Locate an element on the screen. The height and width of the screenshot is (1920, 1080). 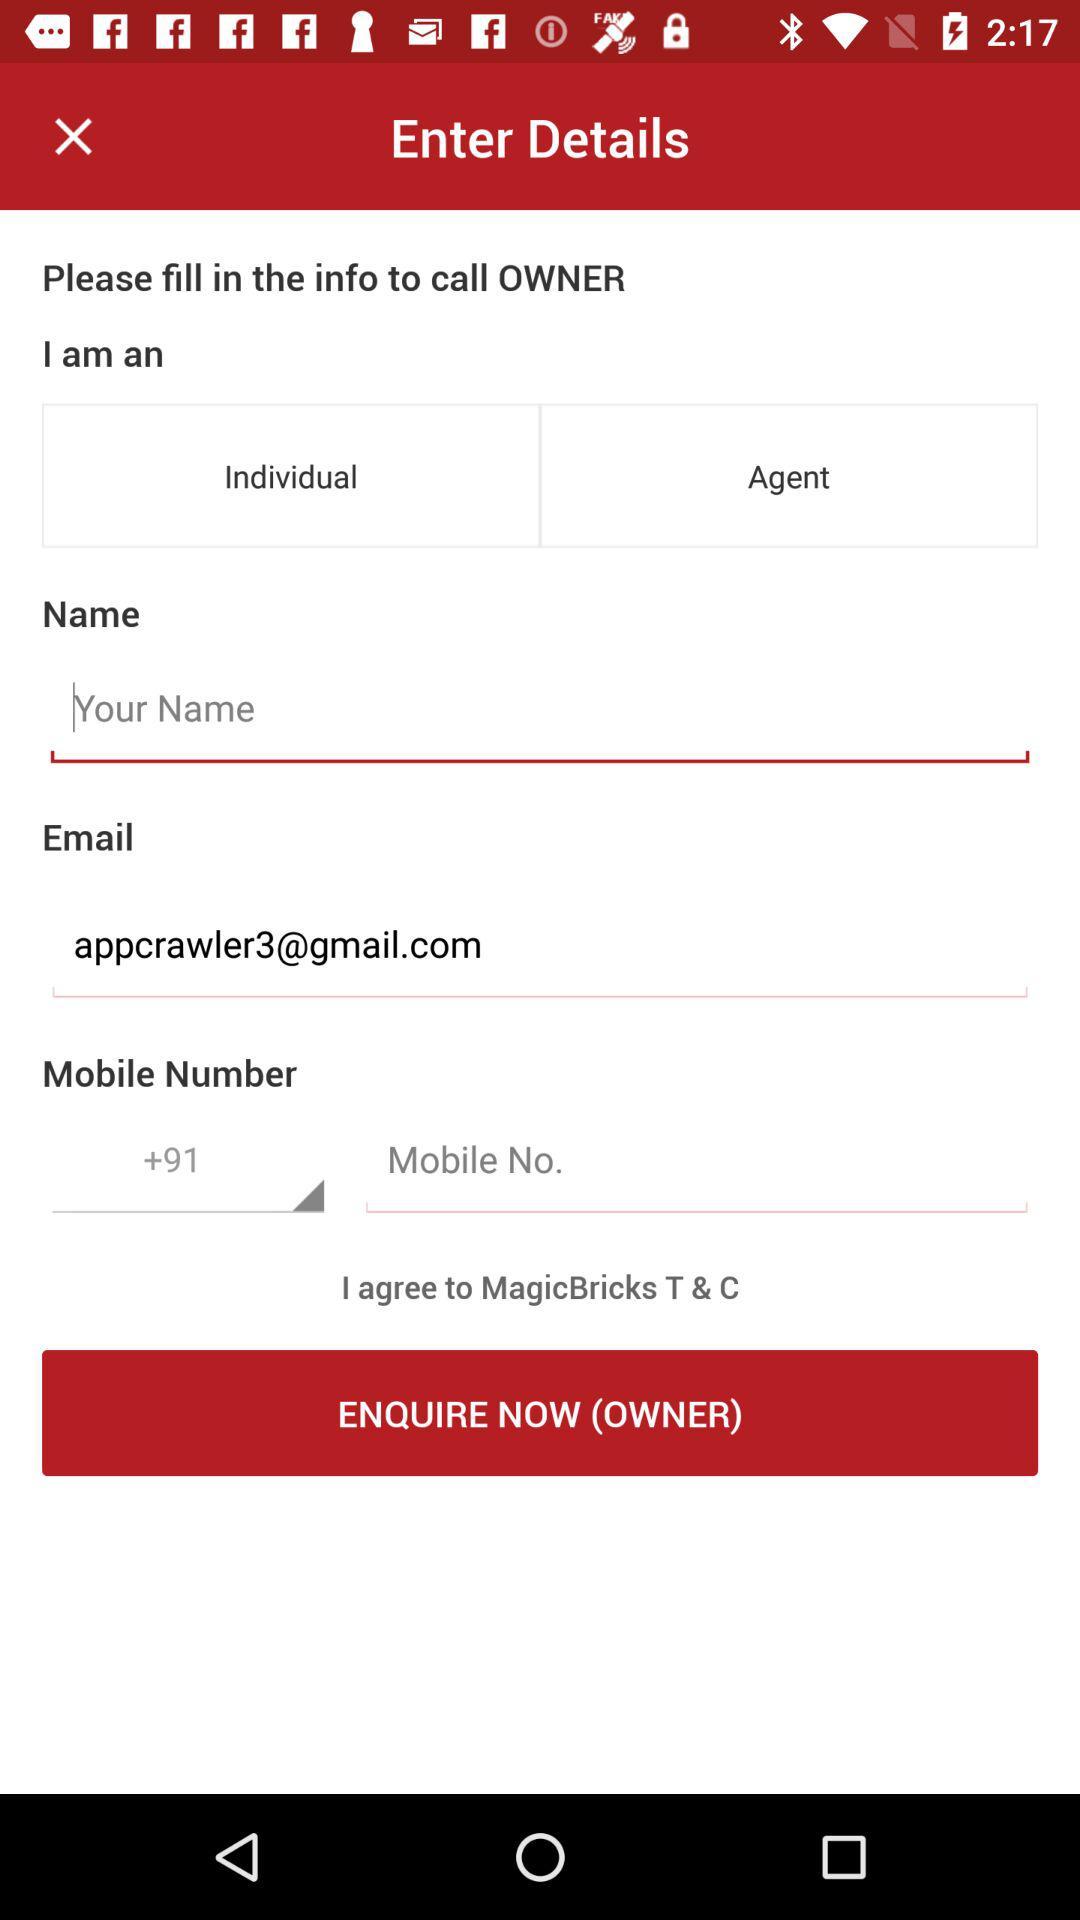
remove this window is located at coordinates (72, 135).